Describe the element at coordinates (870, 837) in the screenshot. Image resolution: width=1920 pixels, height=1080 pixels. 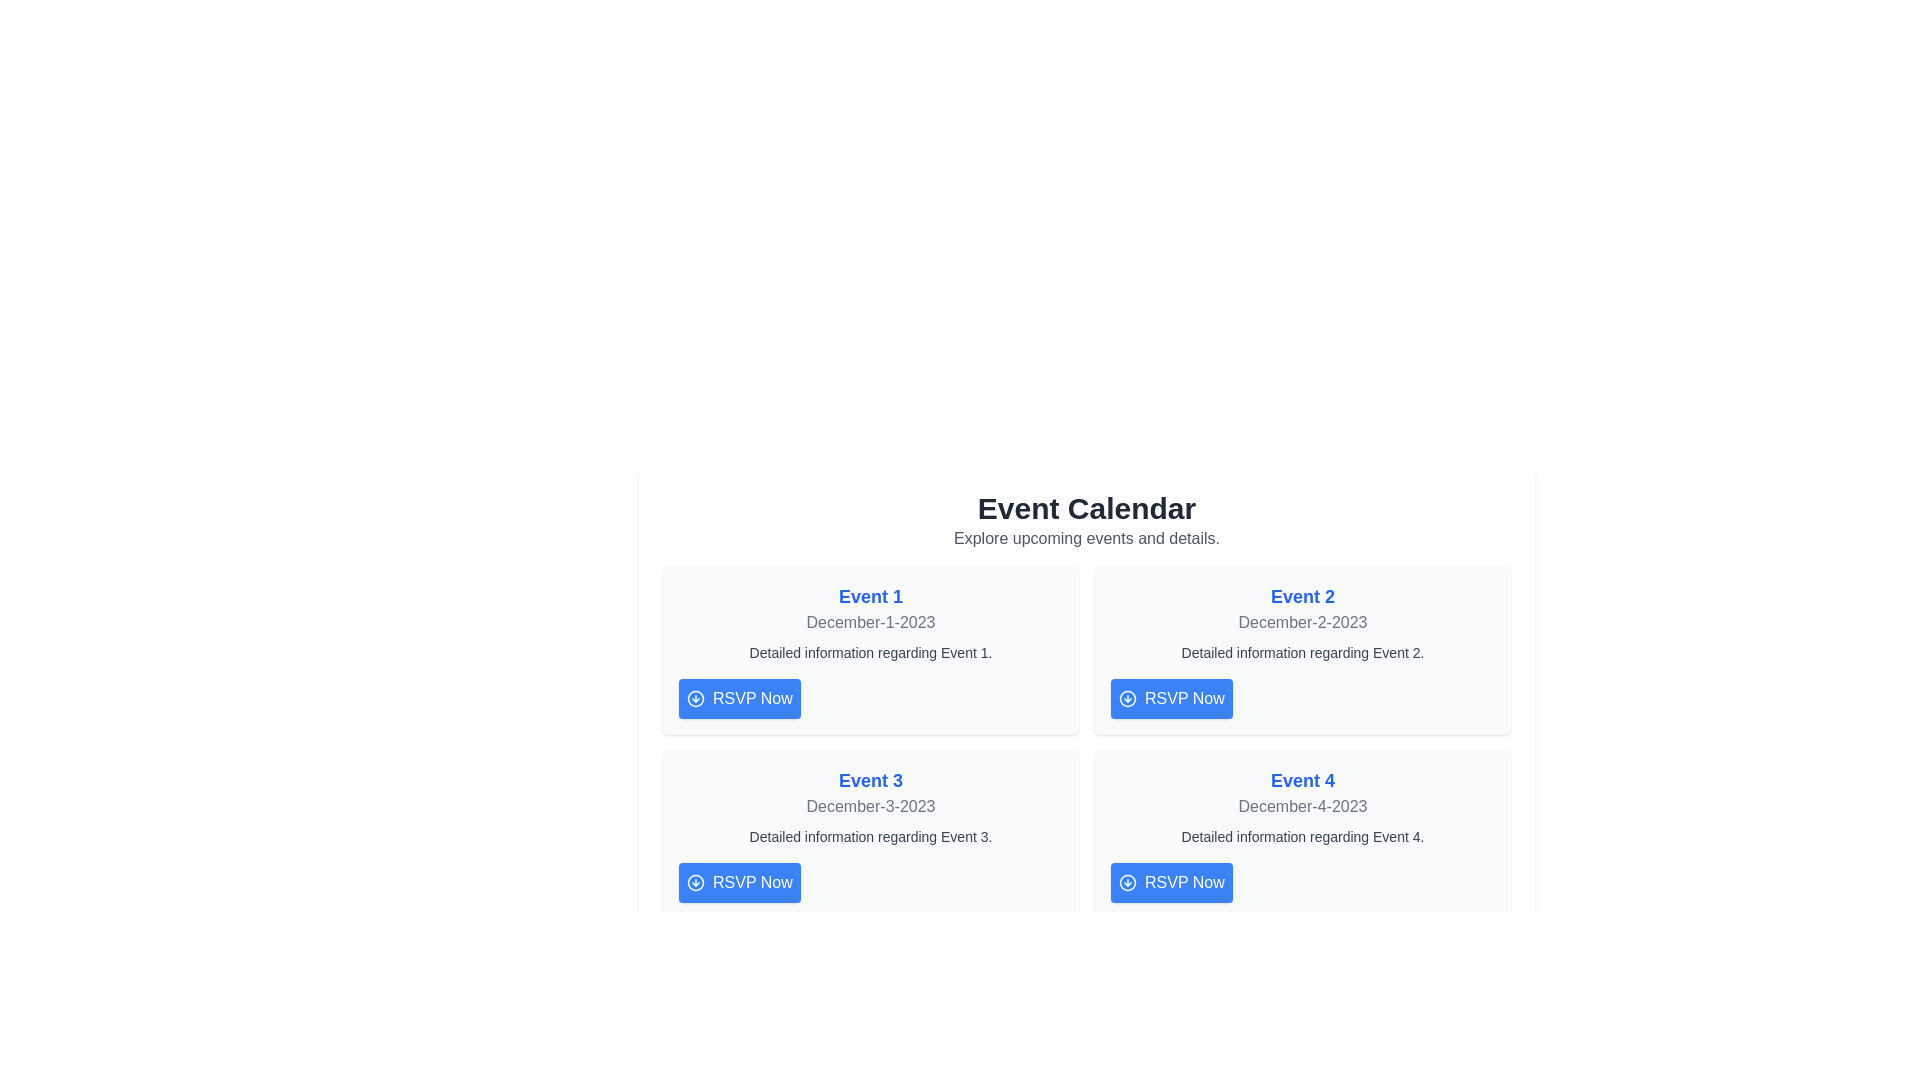
I see `the text label that displays 'Detailed information regarding Event 3.' located within the event card in the third column of the second row of the grid layout` at that location.